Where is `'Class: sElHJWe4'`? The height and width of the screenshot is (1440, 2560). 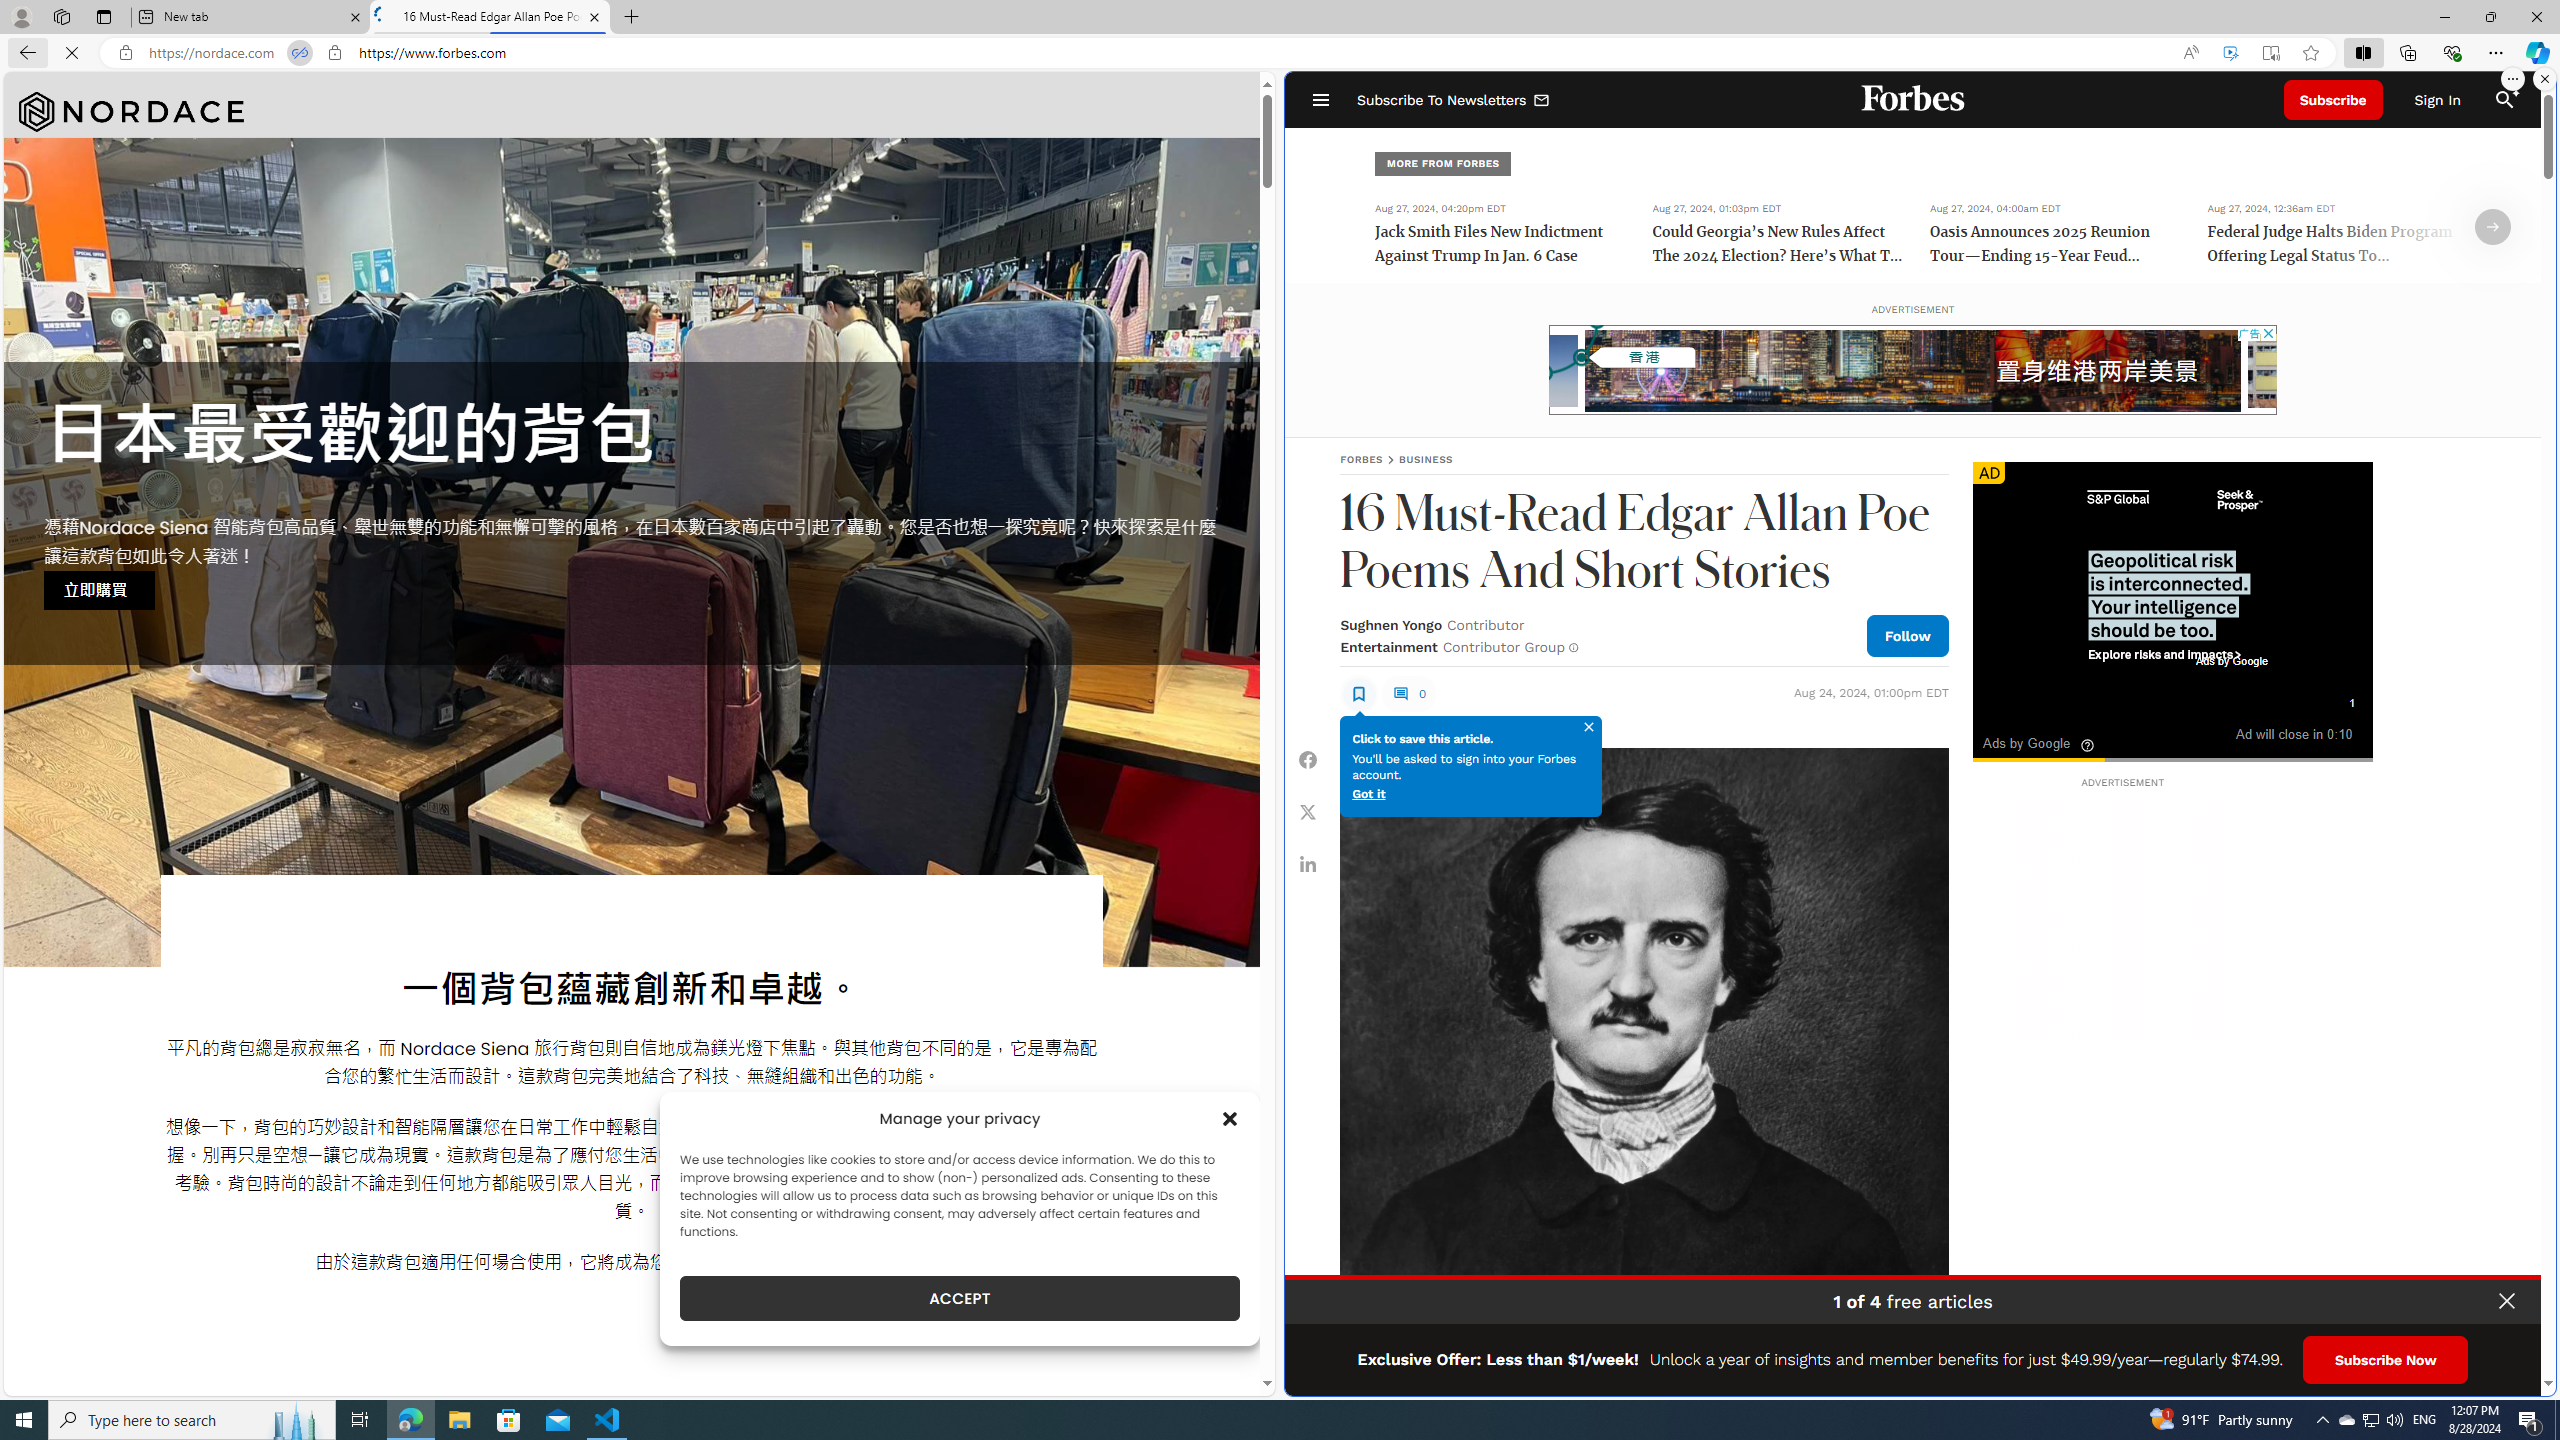 'Class: sElHJWe4' is located at coordinates (1358, 693).